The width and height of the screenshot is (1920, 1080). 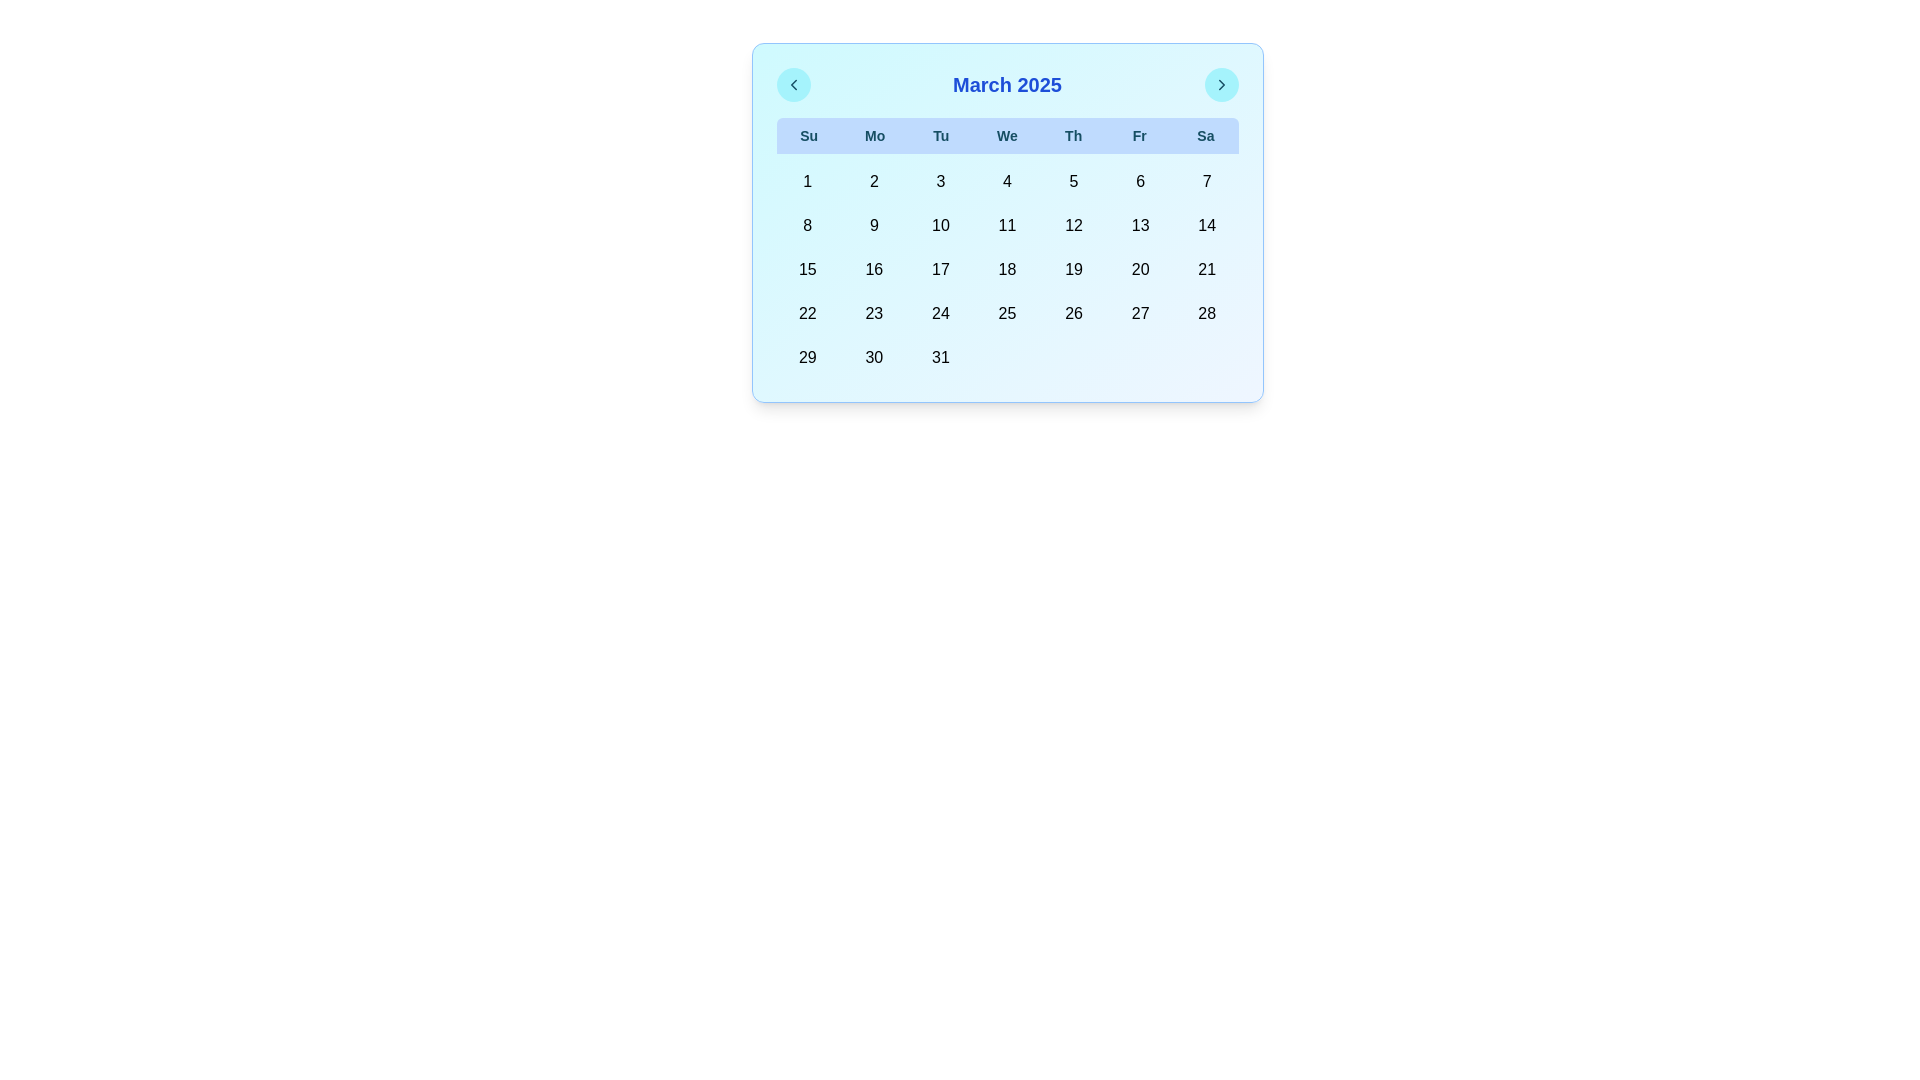 What do you see at coordinates (874, 270) in the screenshot?
I see `the calendar date button displaying '16' in the third row and second column of the grid layout` at bounding box center [874, 270].